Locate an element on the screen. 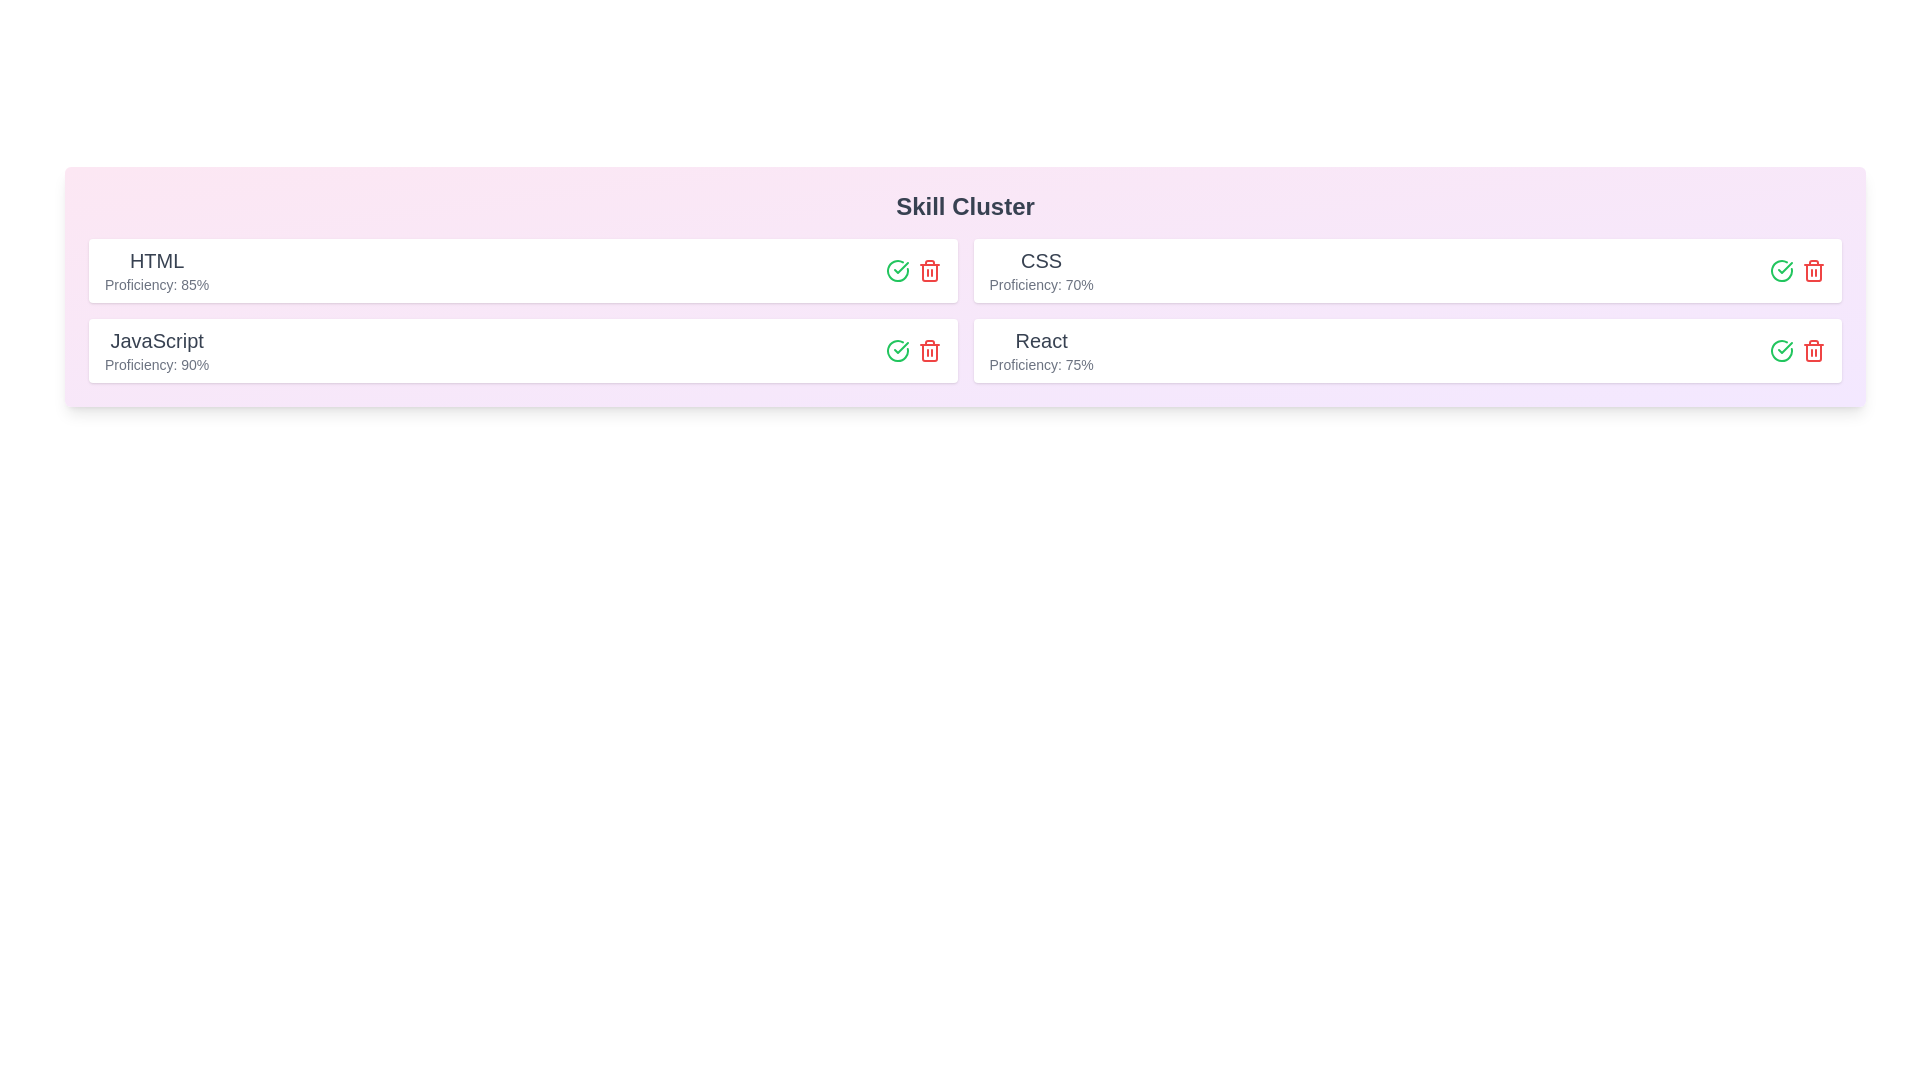 This screenshot has width=1920, height=1080. remove button for the item labeled HTML is located at coordinates (928, 270).